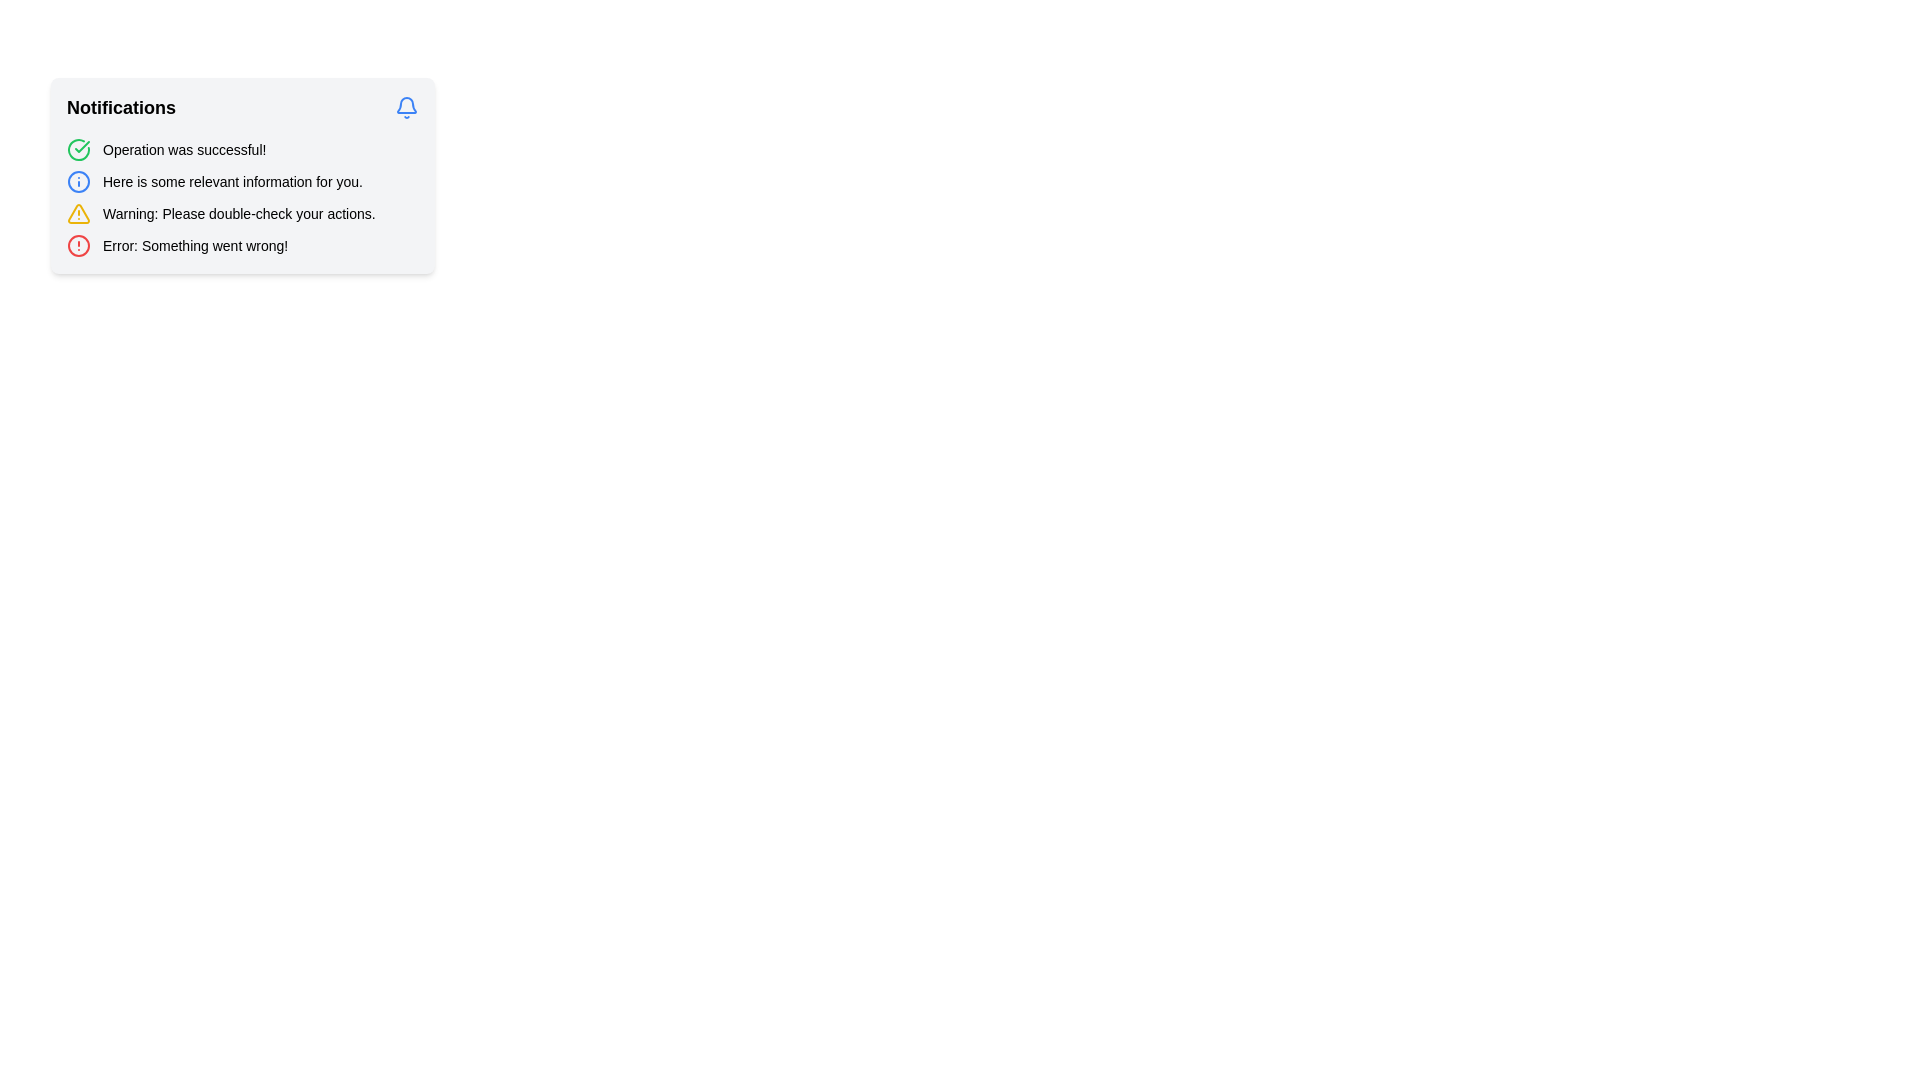 Image resolution: width=1920 pixels, height=1080 pixels. What do you see at coordinates (242, 181) in the screenshot?
I see `the informational notification message displaying 'Here is some relevant information for you.' with a blue information icon` at bounding box center [242, 181].